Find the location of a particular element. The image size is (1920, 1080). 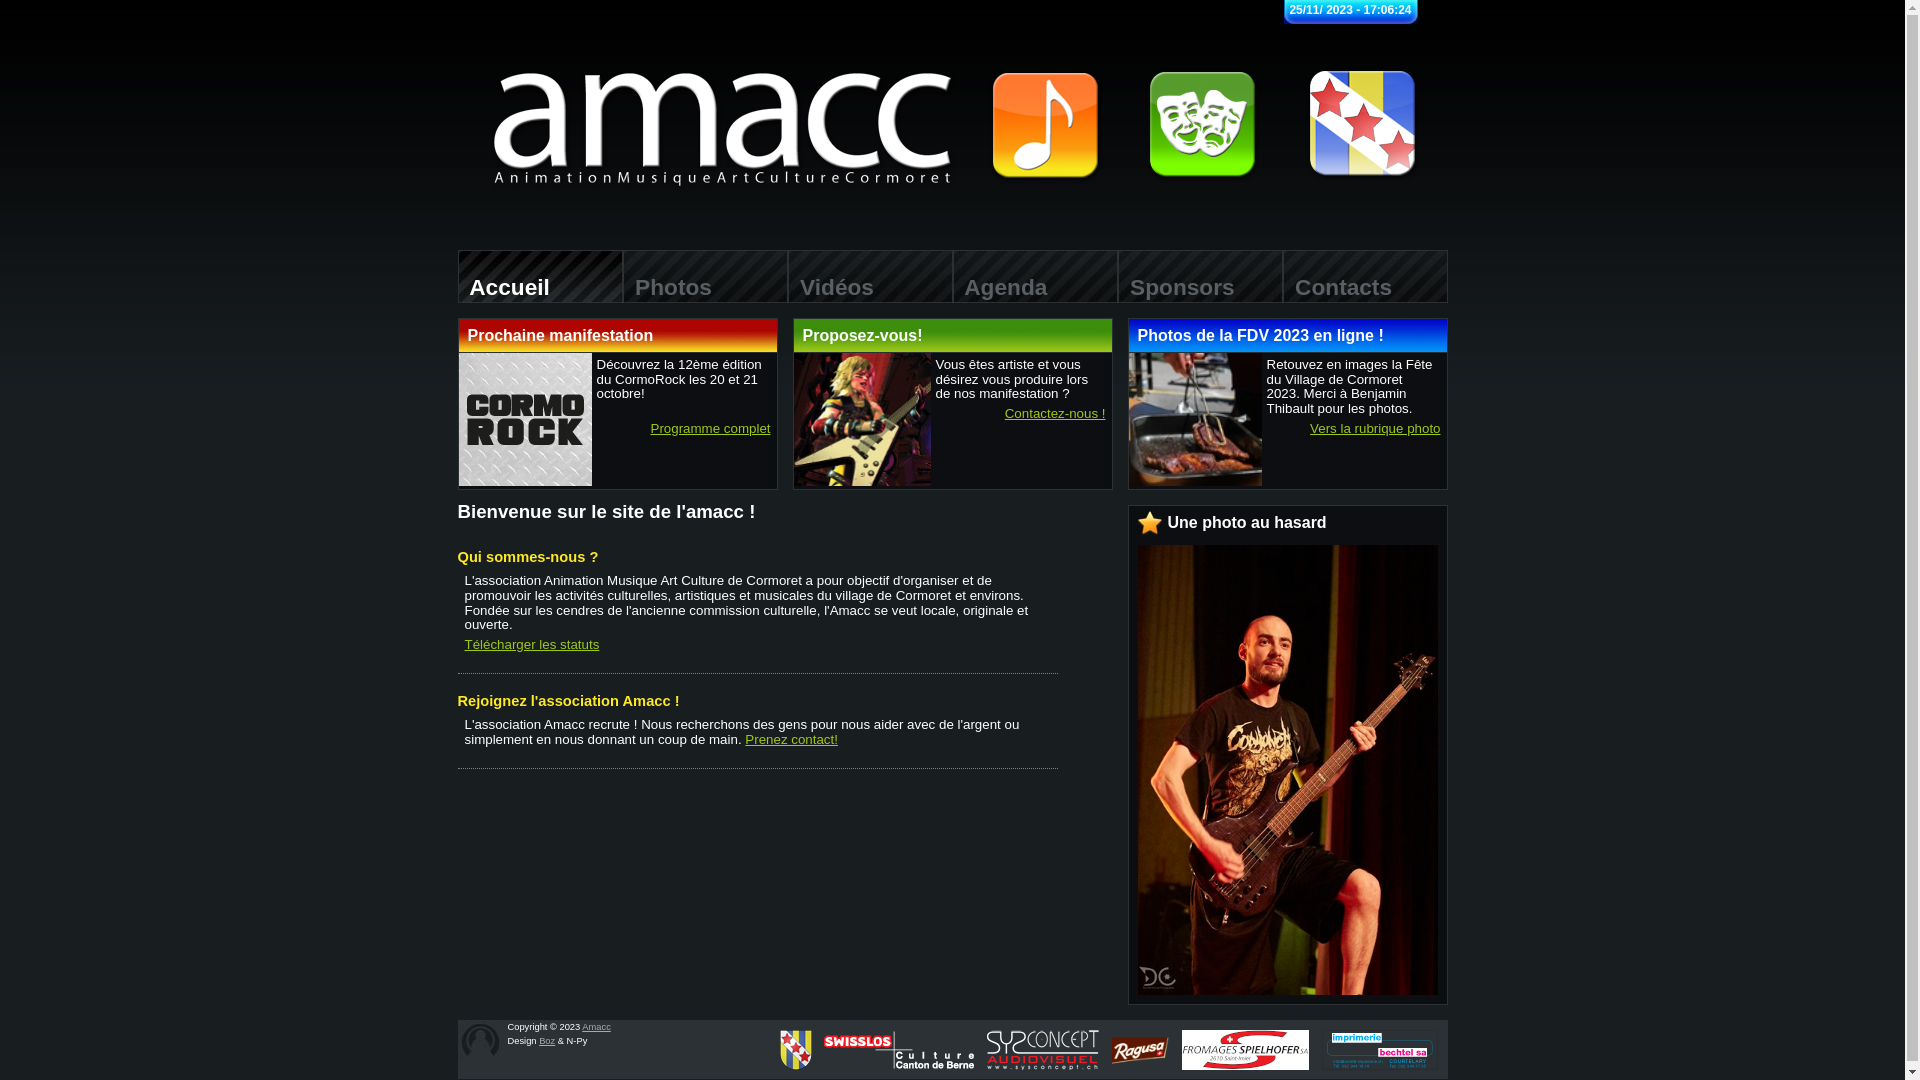

'Amacc' is located at coordinates (595, 1026).